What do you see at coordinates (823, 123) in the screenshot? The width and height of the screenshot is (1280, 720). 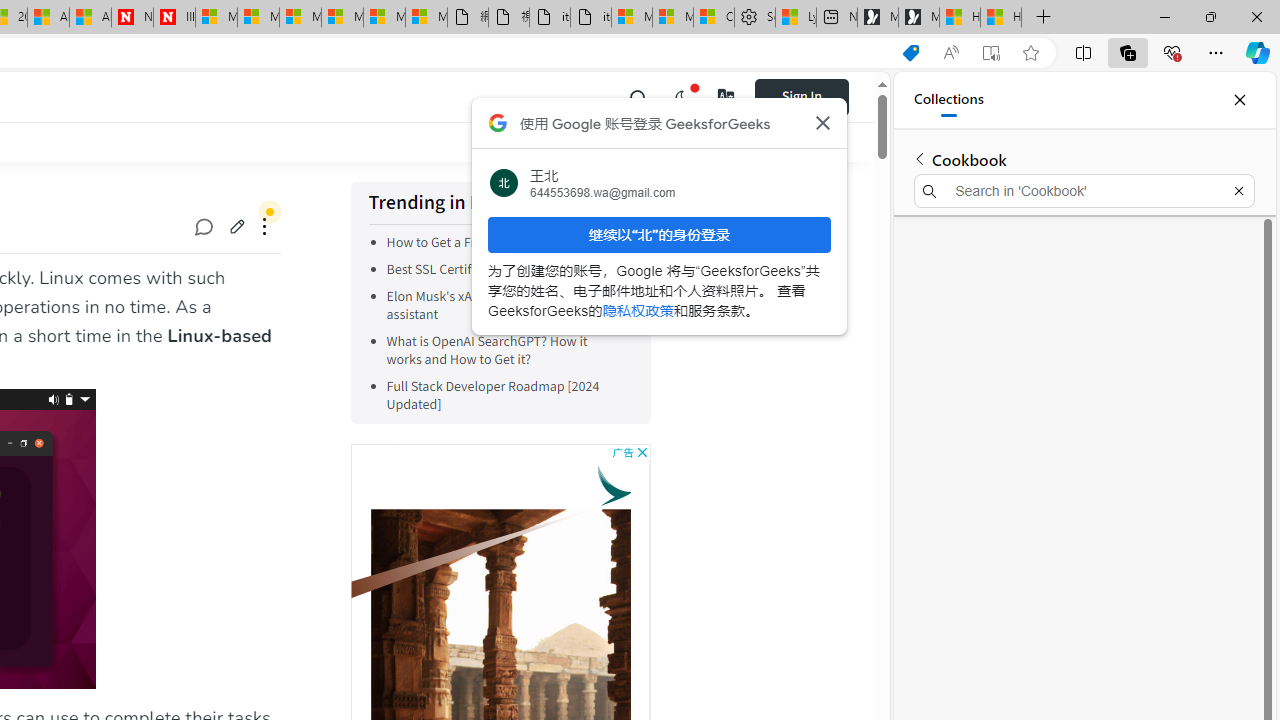 I see `'Class: Bz112c Bz112c-r9oPif'` at bounding box center [823, 123].